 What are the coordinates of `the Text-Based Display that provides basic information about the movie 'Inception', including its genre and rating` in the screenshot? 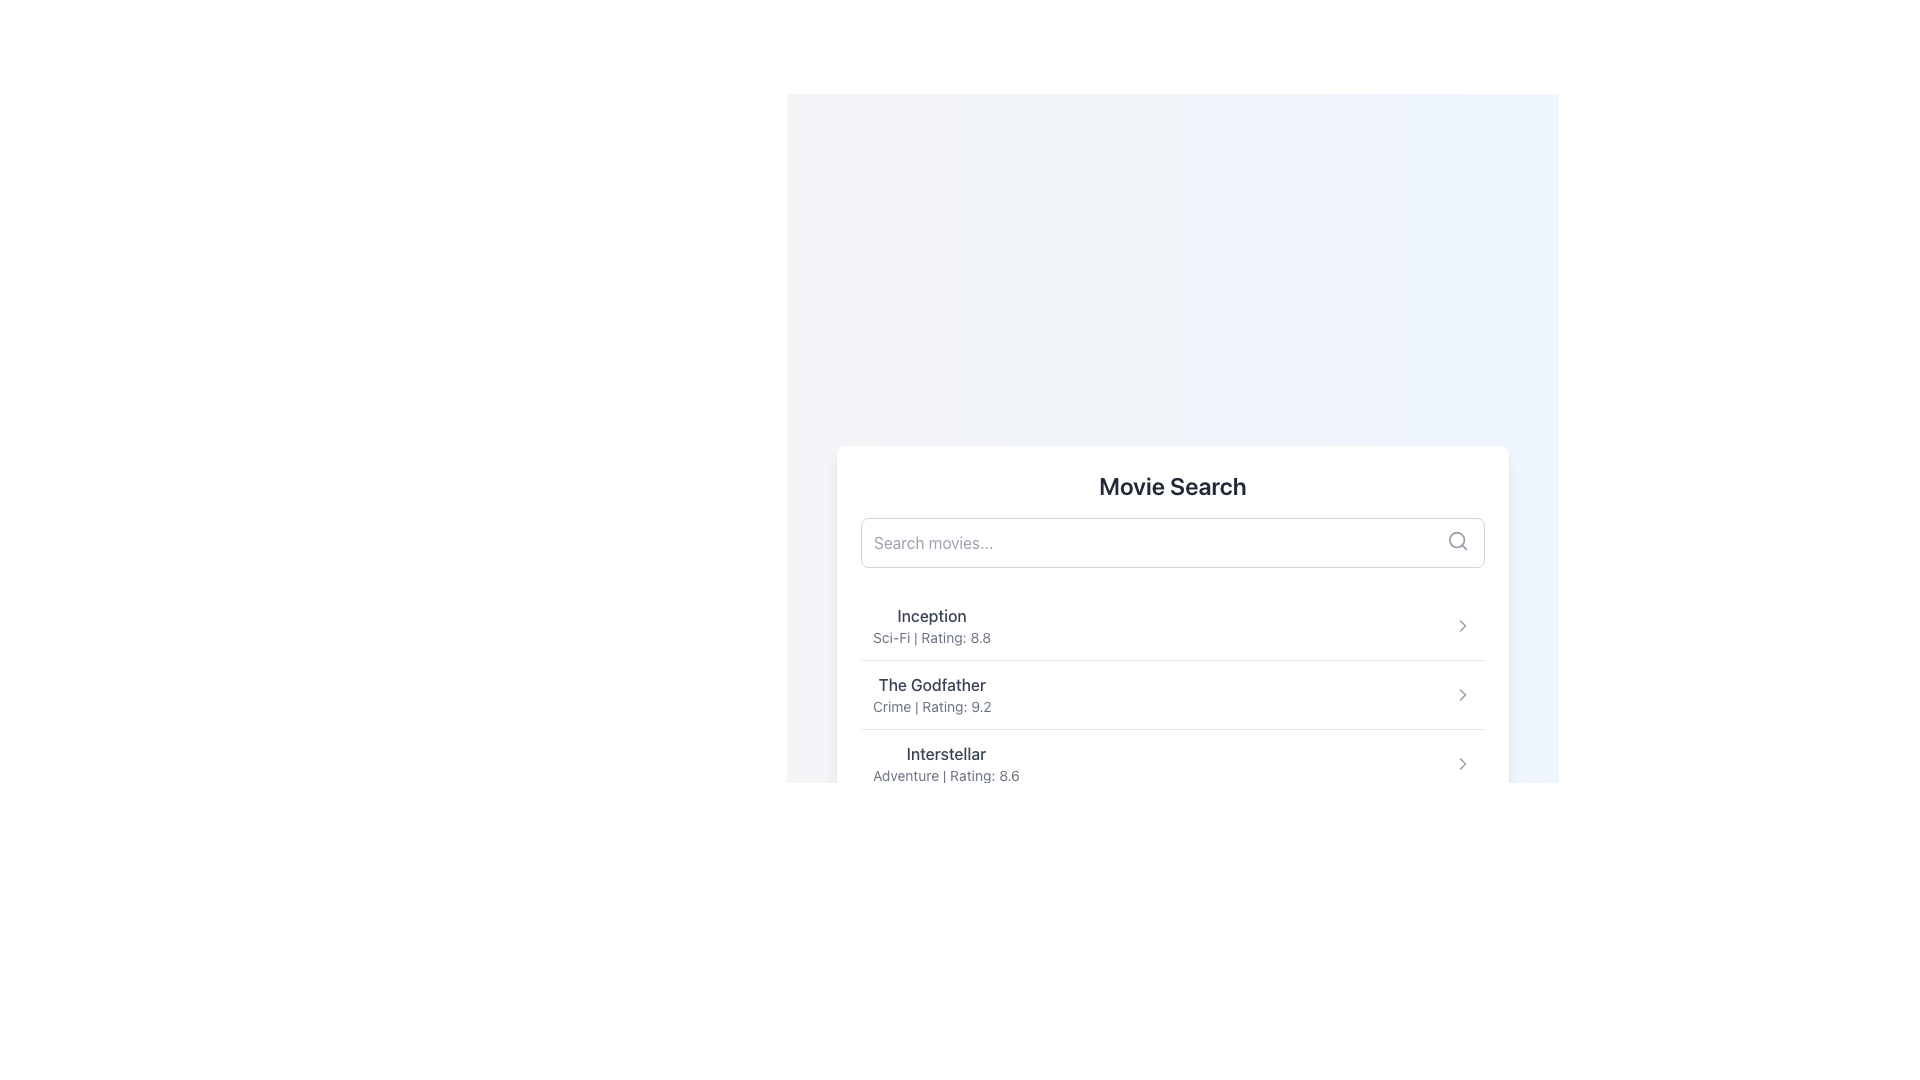 It's located at (930, 624).